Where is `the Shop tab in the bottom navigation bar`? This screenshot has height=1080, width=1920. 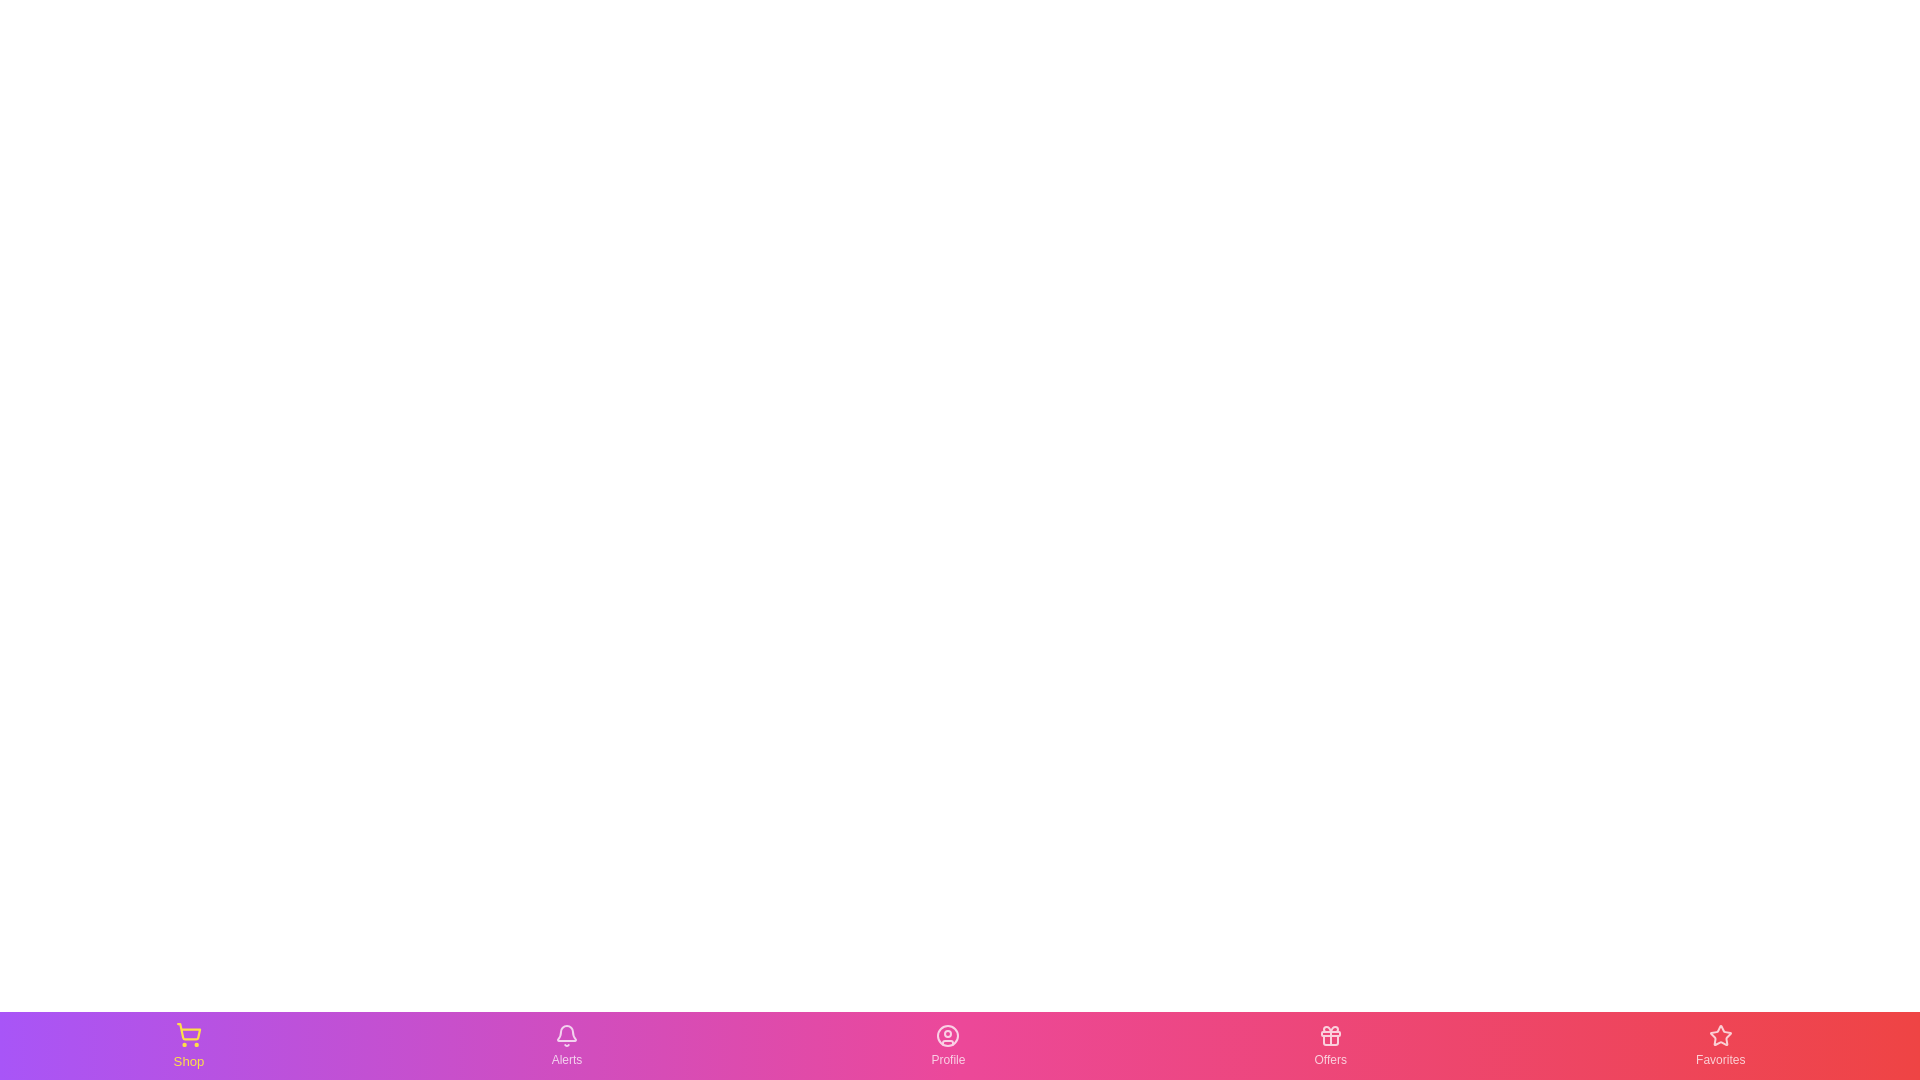
the Shop tab in the bottom navigation bar is located at coordinates (187, 1044).